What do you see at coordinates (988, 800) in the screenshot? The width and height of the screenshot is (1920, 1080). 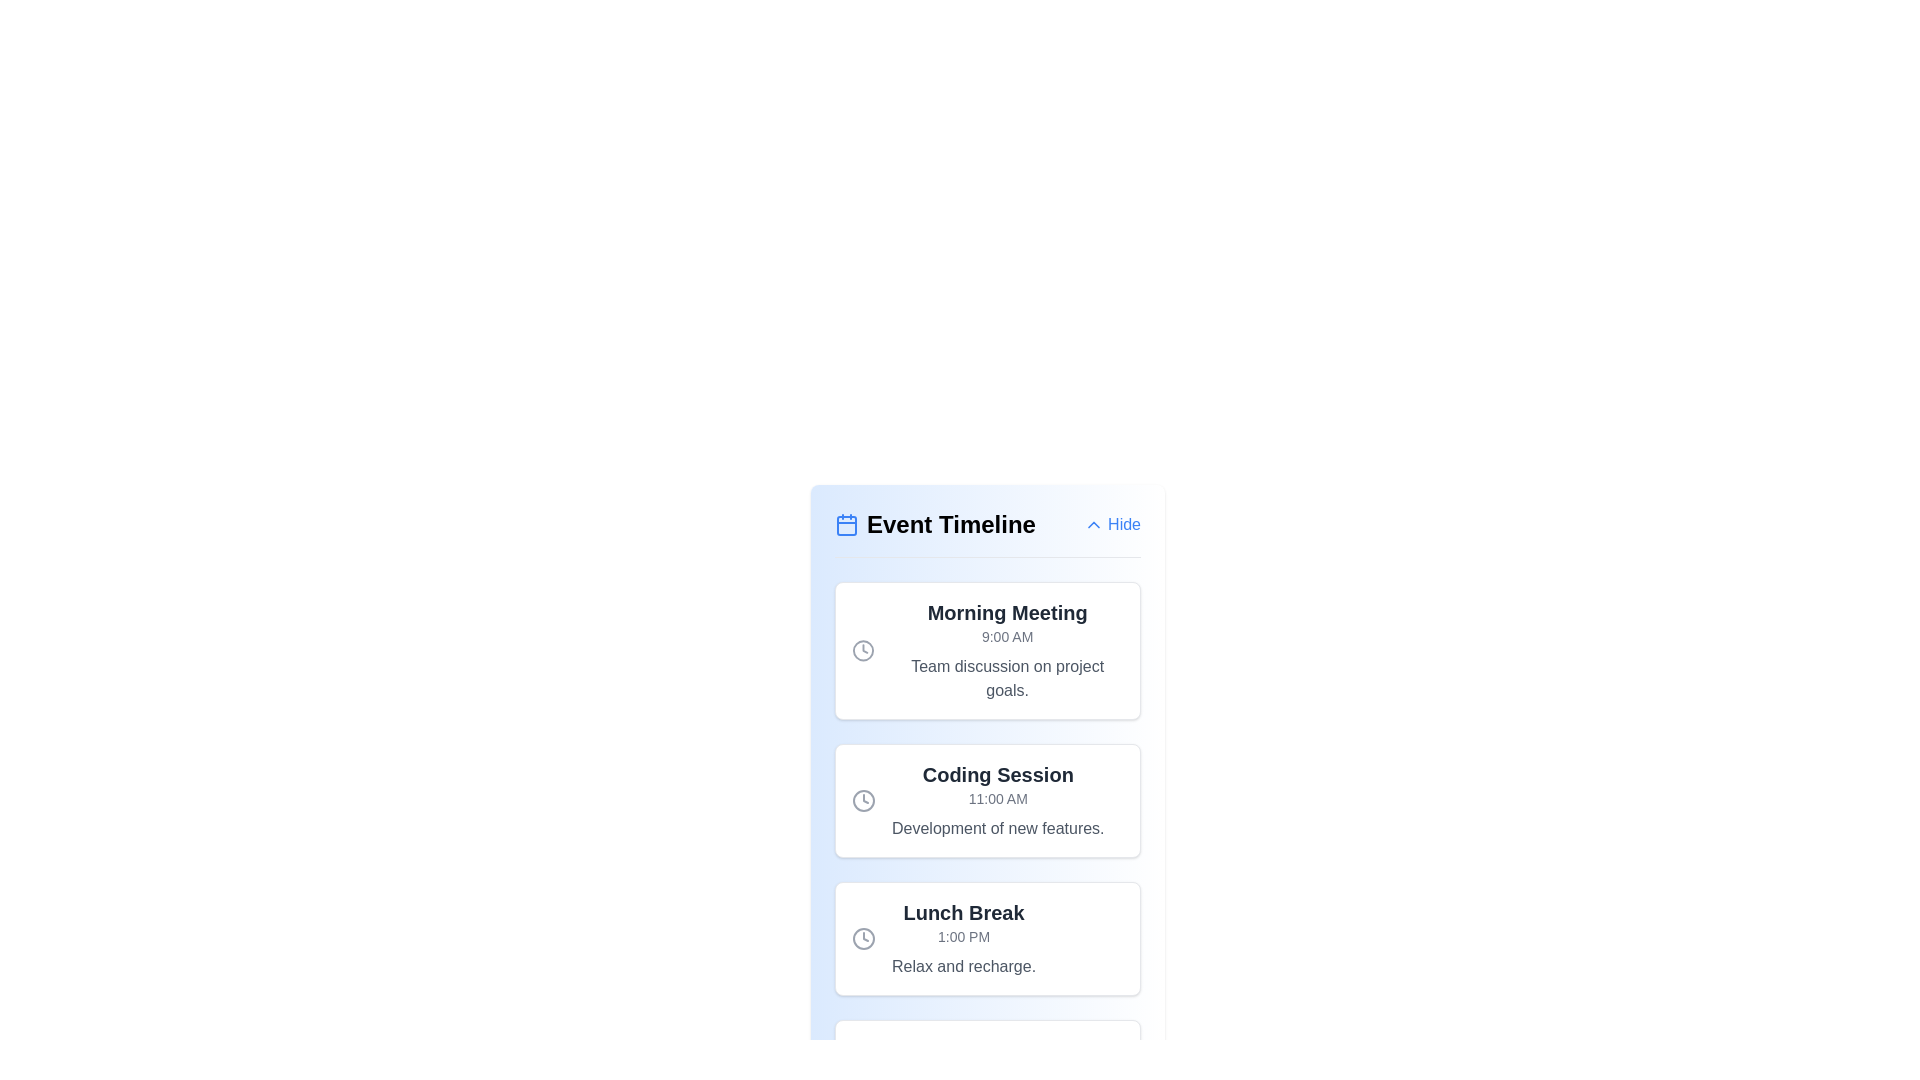 I see `the scheduled event item titled 'Coding Session' in the Event Timeline, which includes a timestamp of '11:00 AM' and additional descriptive text` at bounding box center [988, 800].